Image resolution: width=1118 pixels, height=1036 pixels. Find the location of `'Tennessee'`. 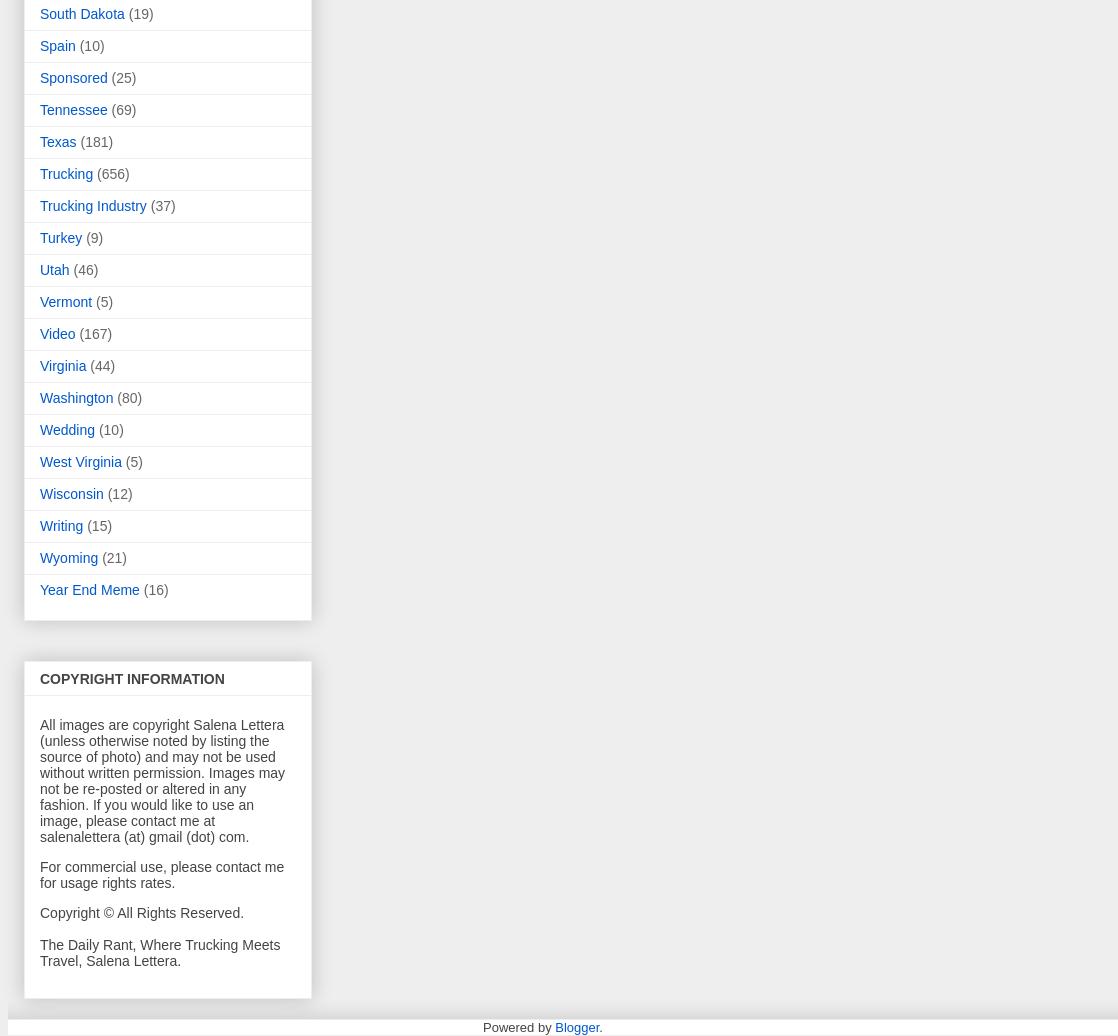

'Tennessee' is located at coordinates (73, 110).